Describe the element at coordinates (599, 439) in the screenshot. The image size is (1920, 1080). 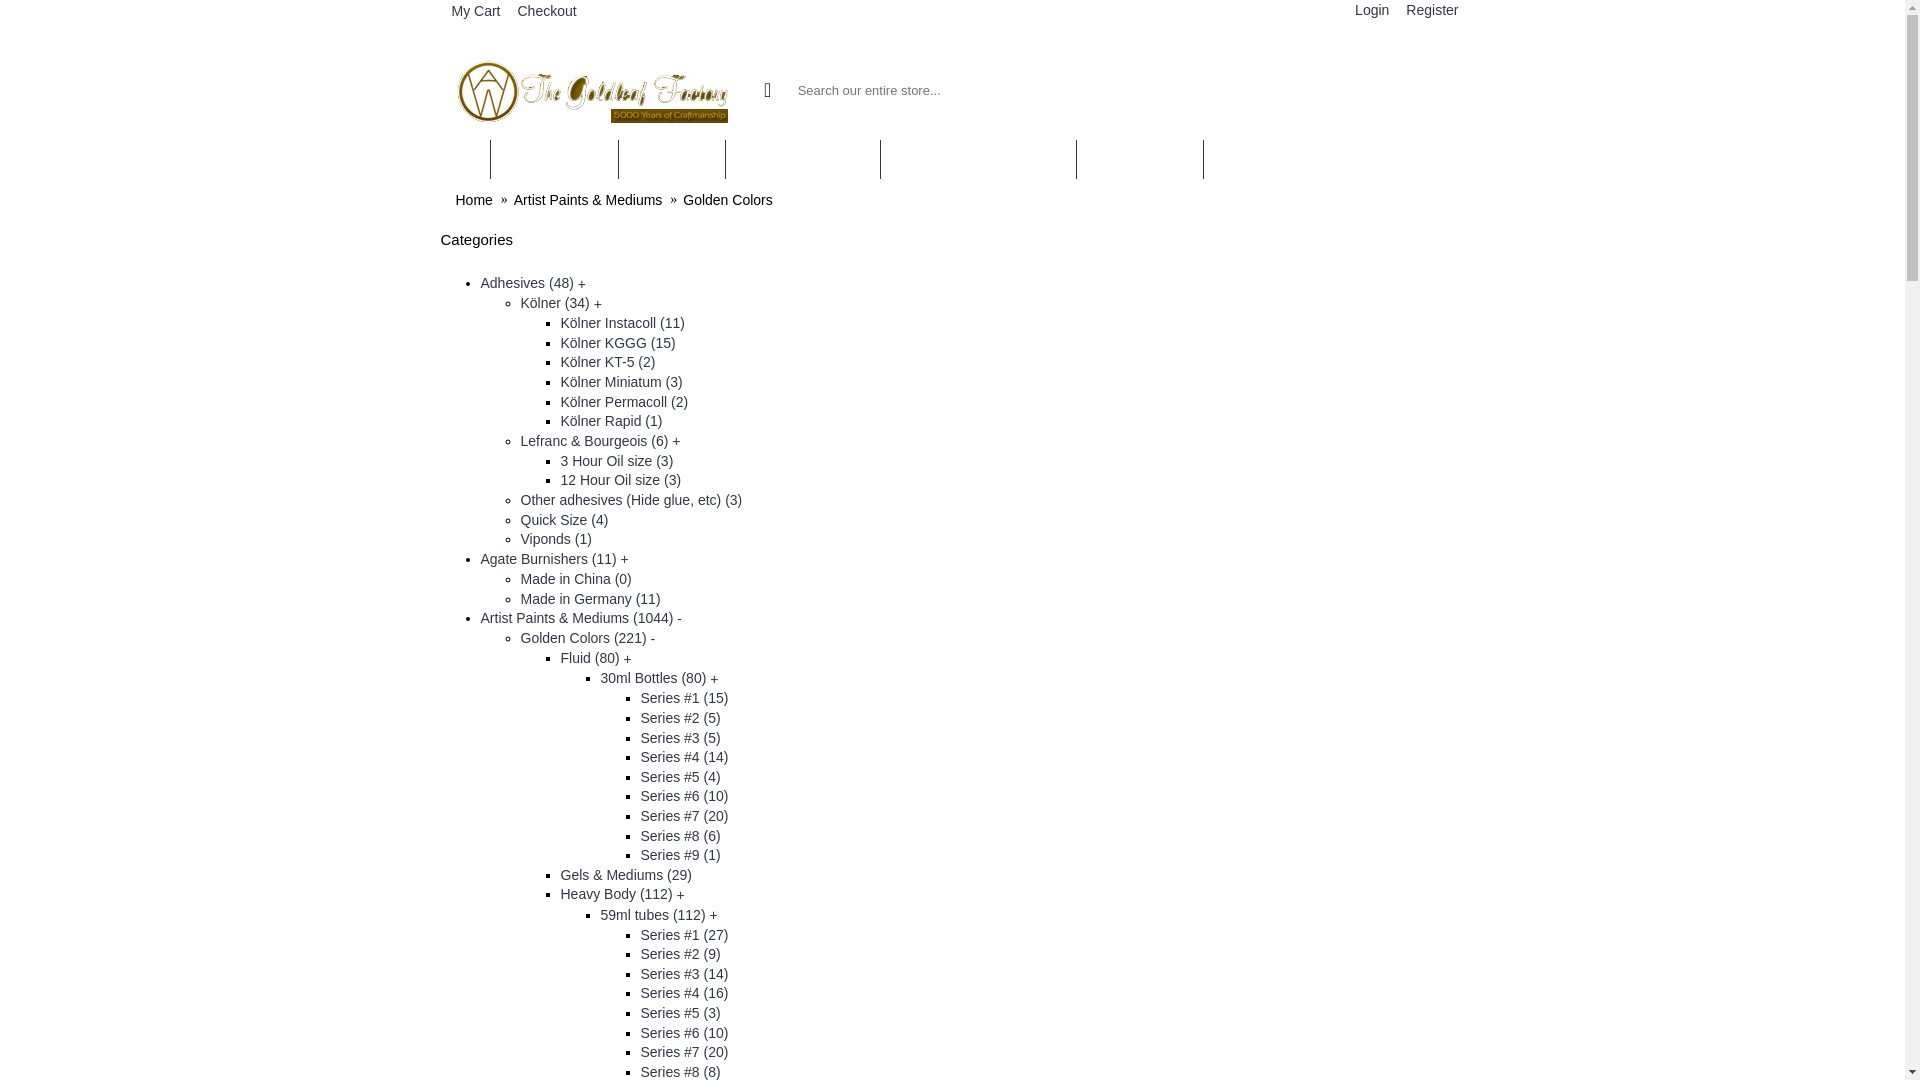
I see `'Lefranc & Bourgeois (6) +'` at that location.